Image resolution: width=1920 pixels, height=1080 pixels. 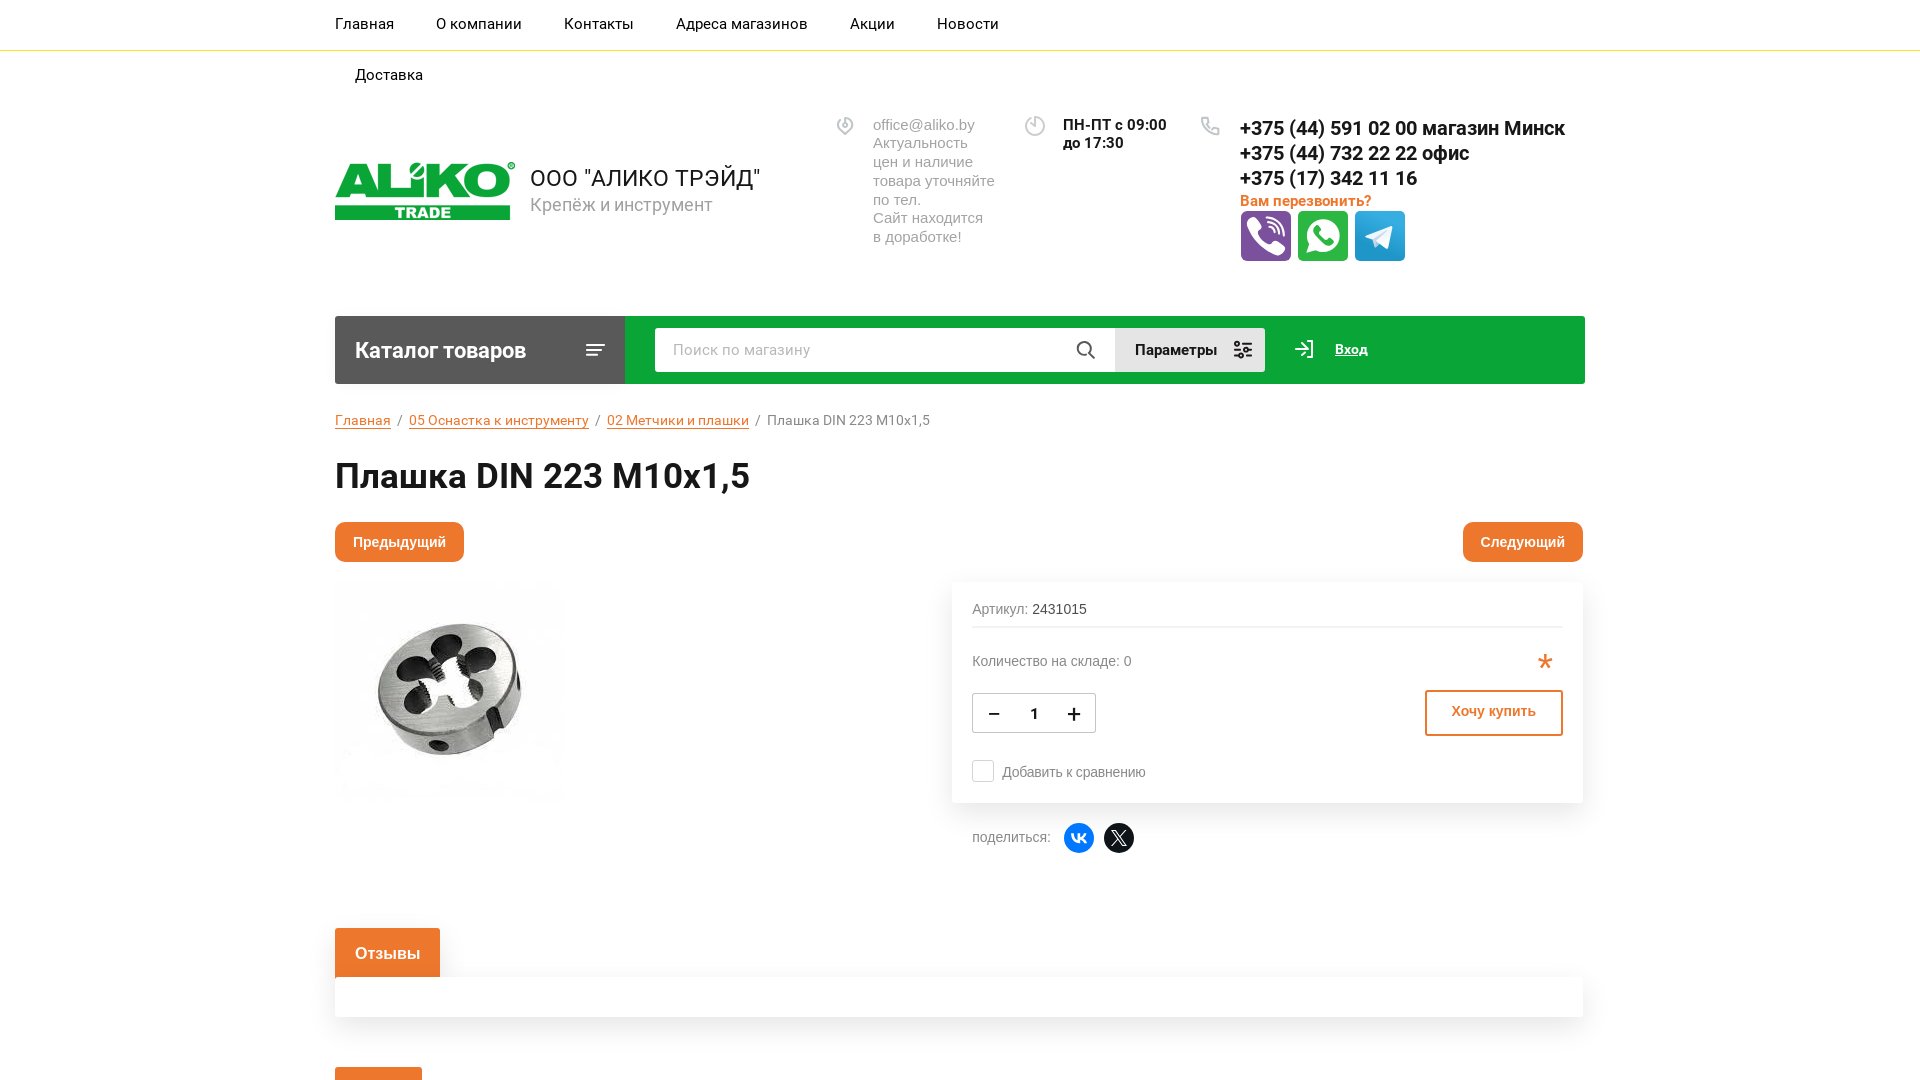 I want to click on '+', so click(x=1073, y=712).